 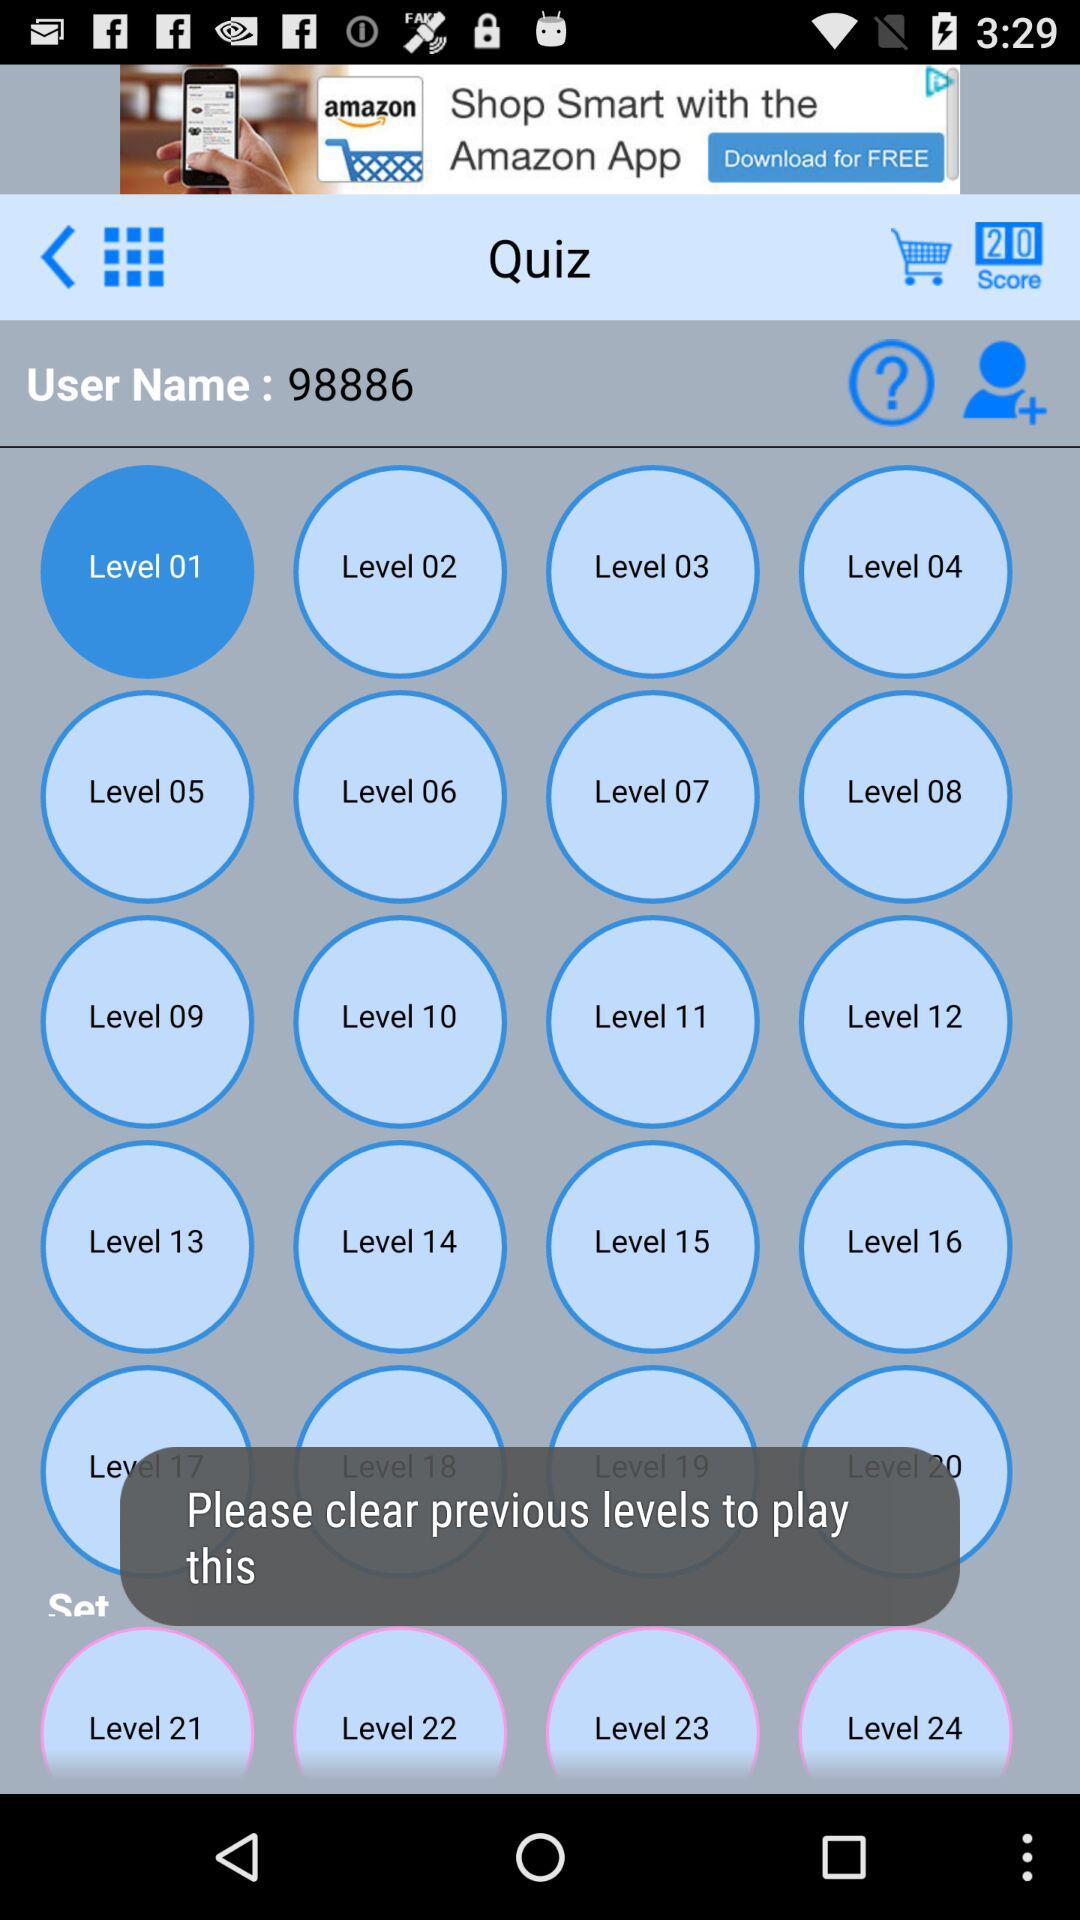 I want to click on user, so click(x=1004, y=382).